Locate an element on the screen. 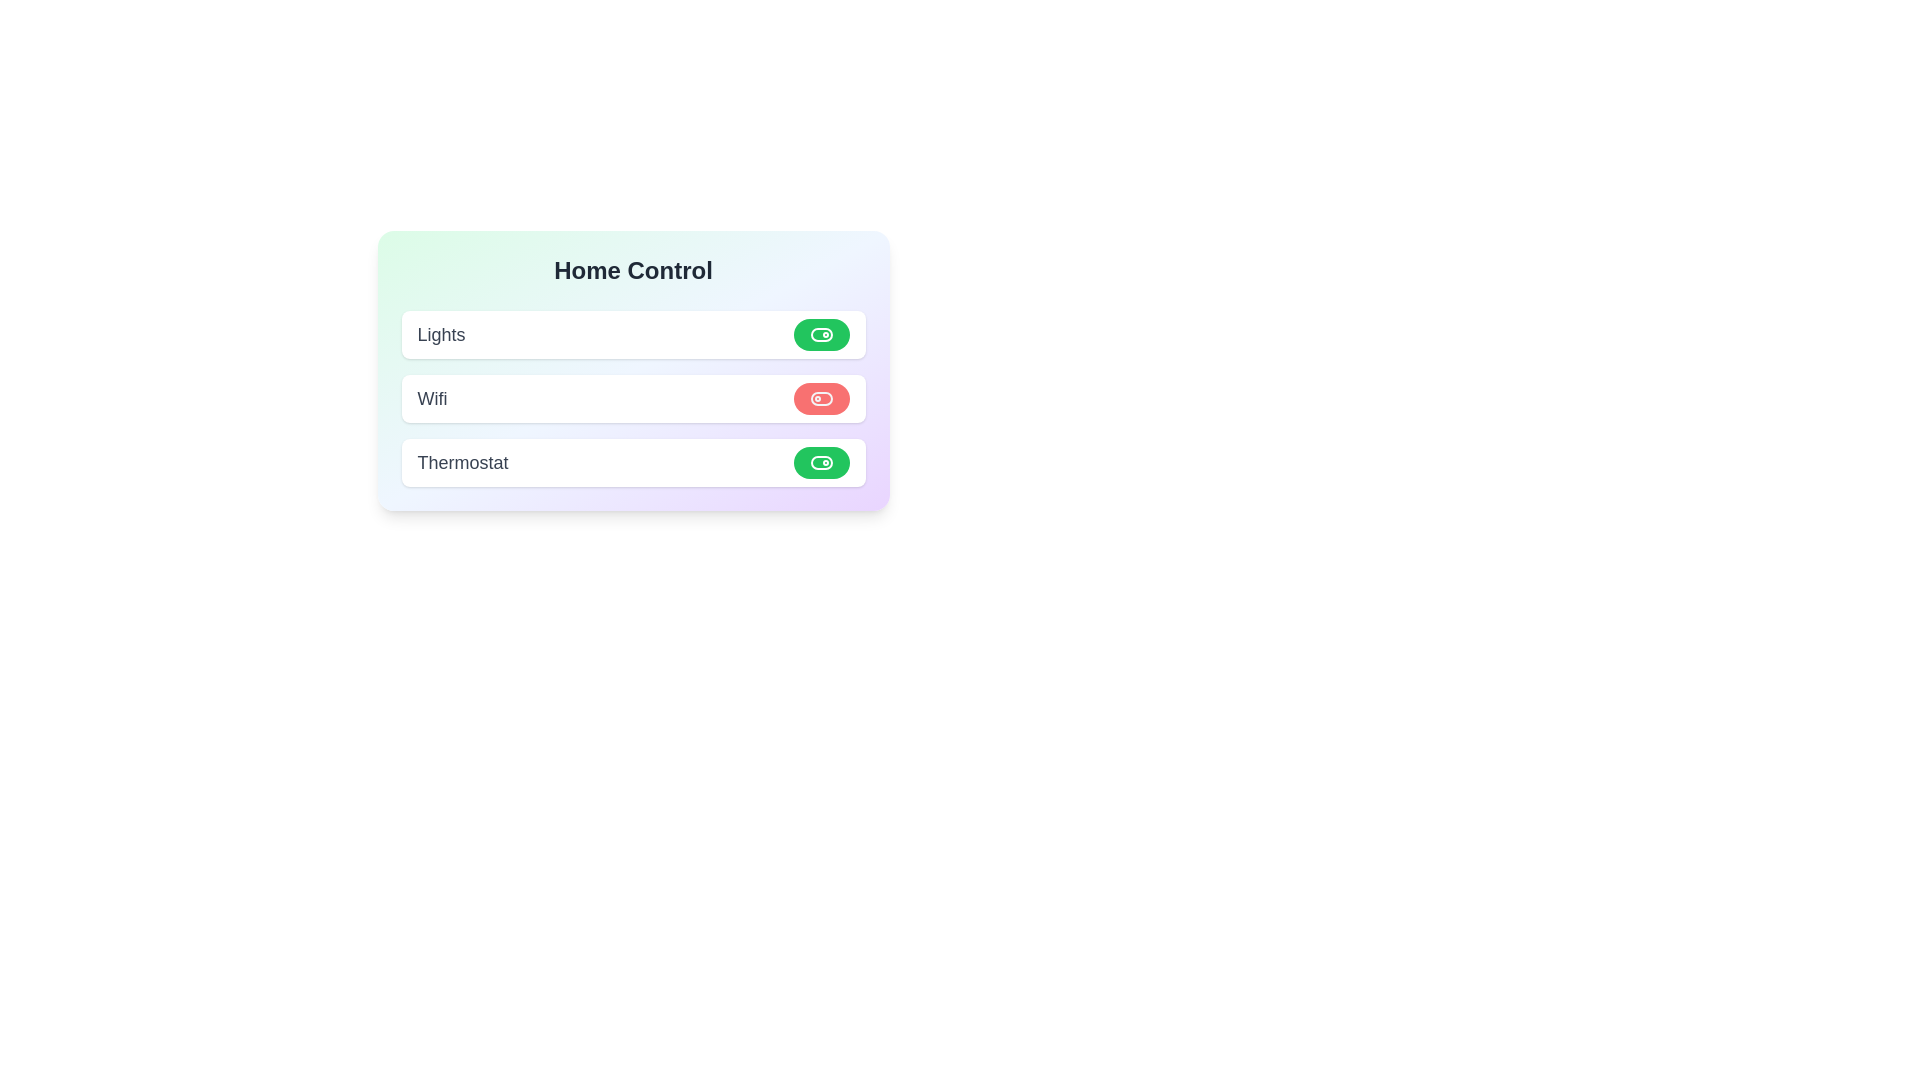  the 'Home Control' panel which contains toggle buttons for lights, wifi, and thermostat to focus on it is located at coordinates (632, 370).